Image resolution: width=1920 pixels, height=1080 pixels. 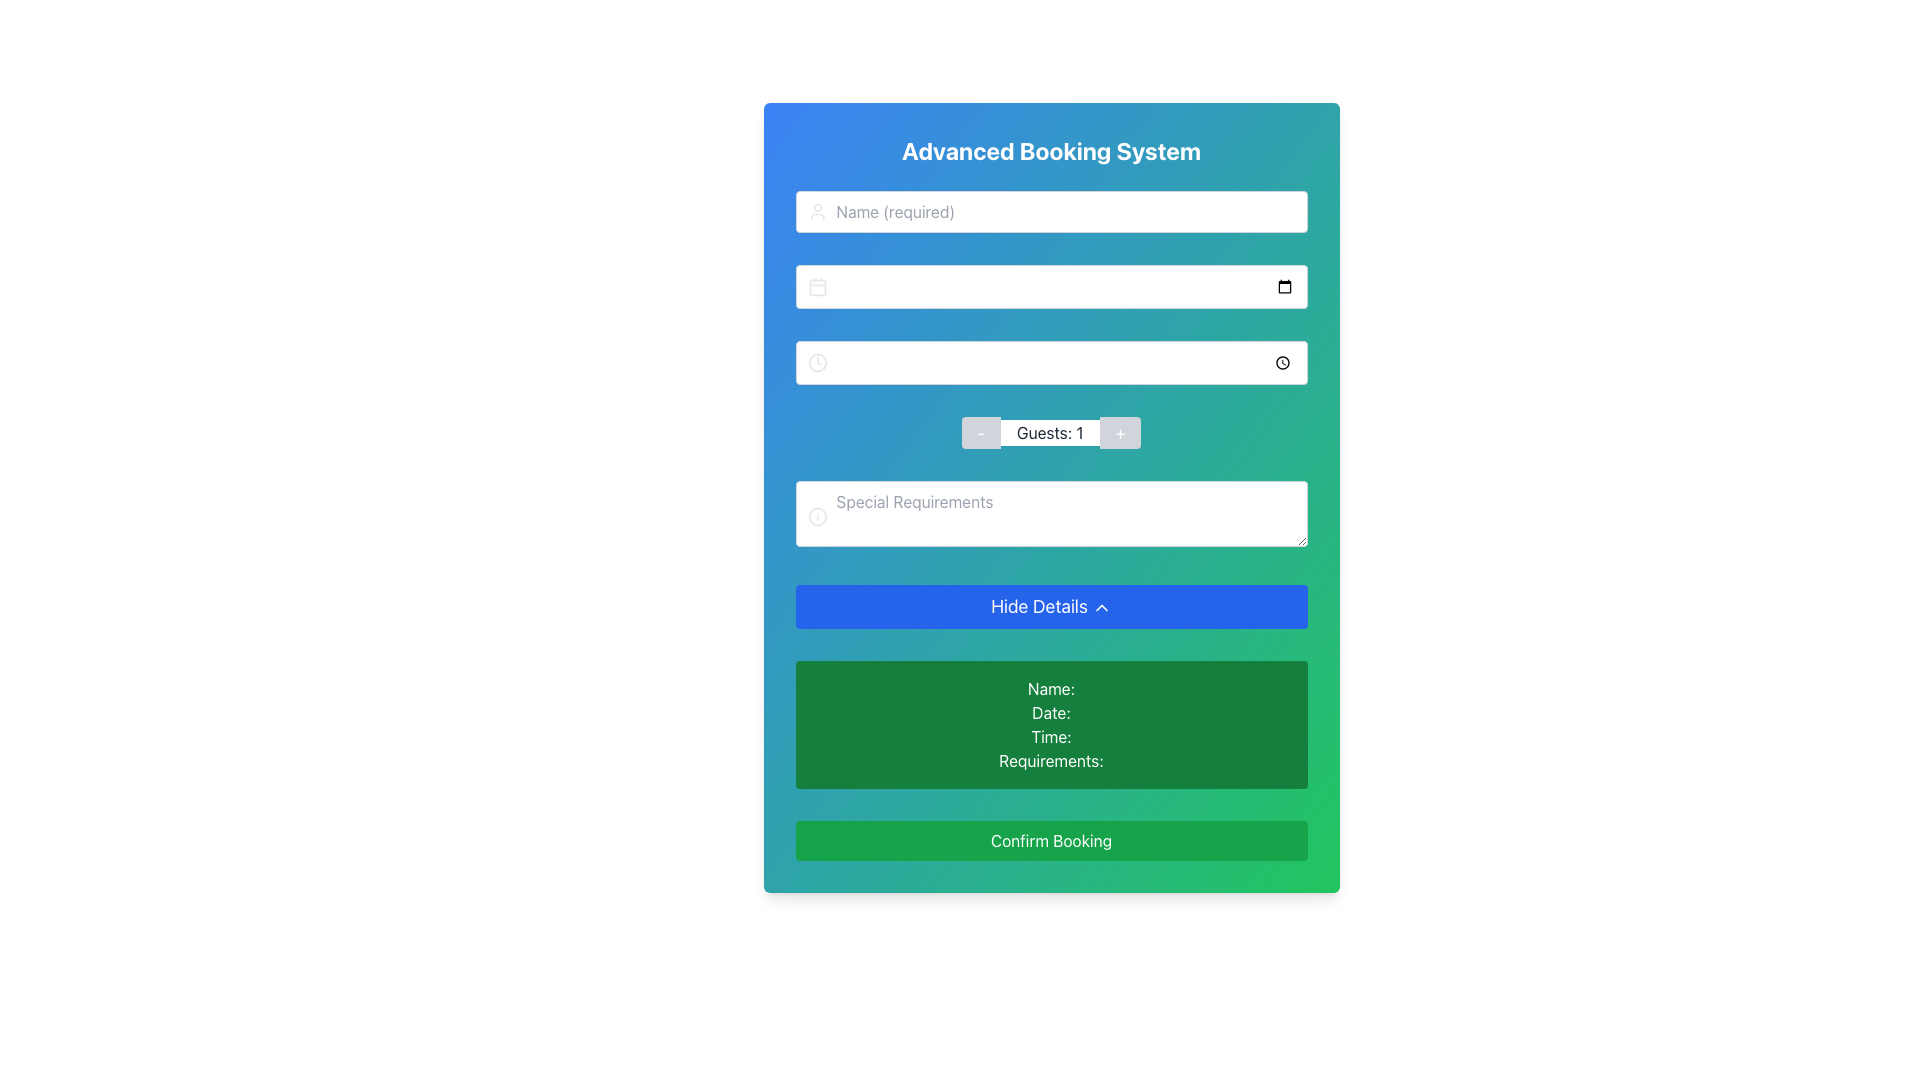 I want to click on the text label reading 'Requirements:', so click(x=1050, y=760).